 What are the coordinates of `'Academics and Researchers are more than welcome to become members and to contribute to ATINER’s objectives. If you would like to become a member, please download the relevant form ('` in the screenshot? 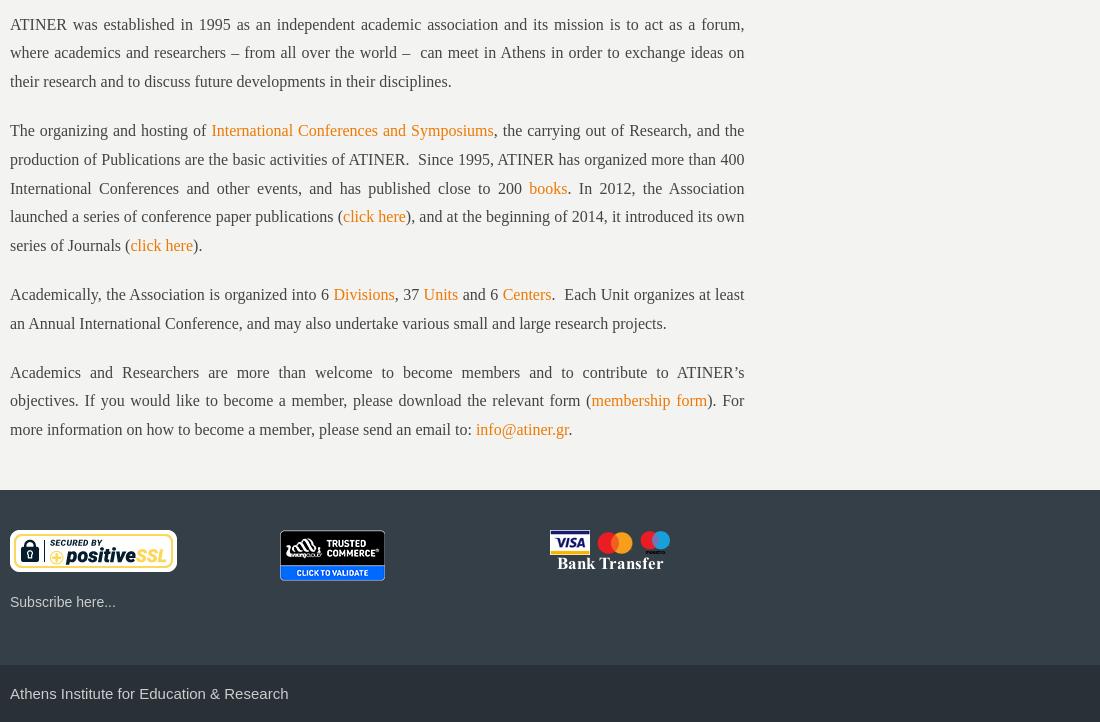 It's located at (9, 385).